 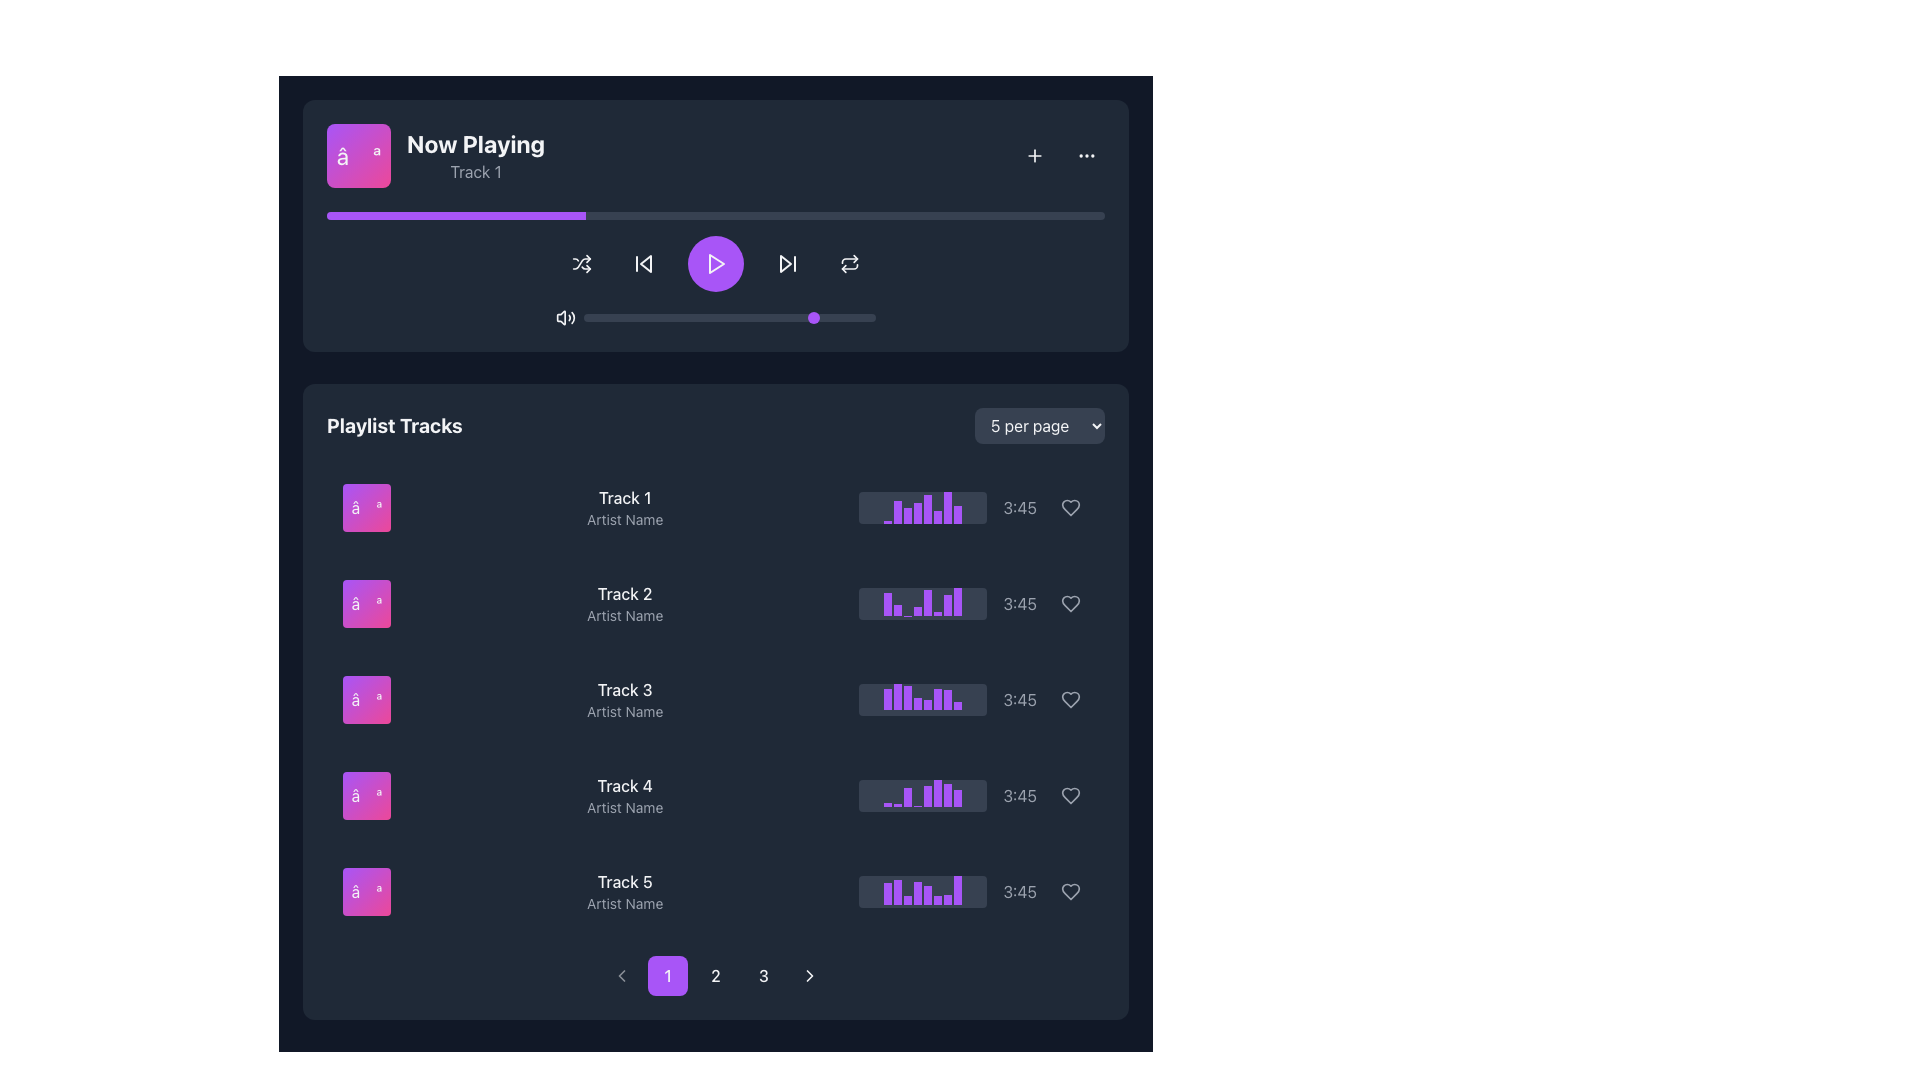 I want to click on the purple vertical bar of the bar chart located in the 'Track 5' row to interpret data, so click(x=887, y=893).